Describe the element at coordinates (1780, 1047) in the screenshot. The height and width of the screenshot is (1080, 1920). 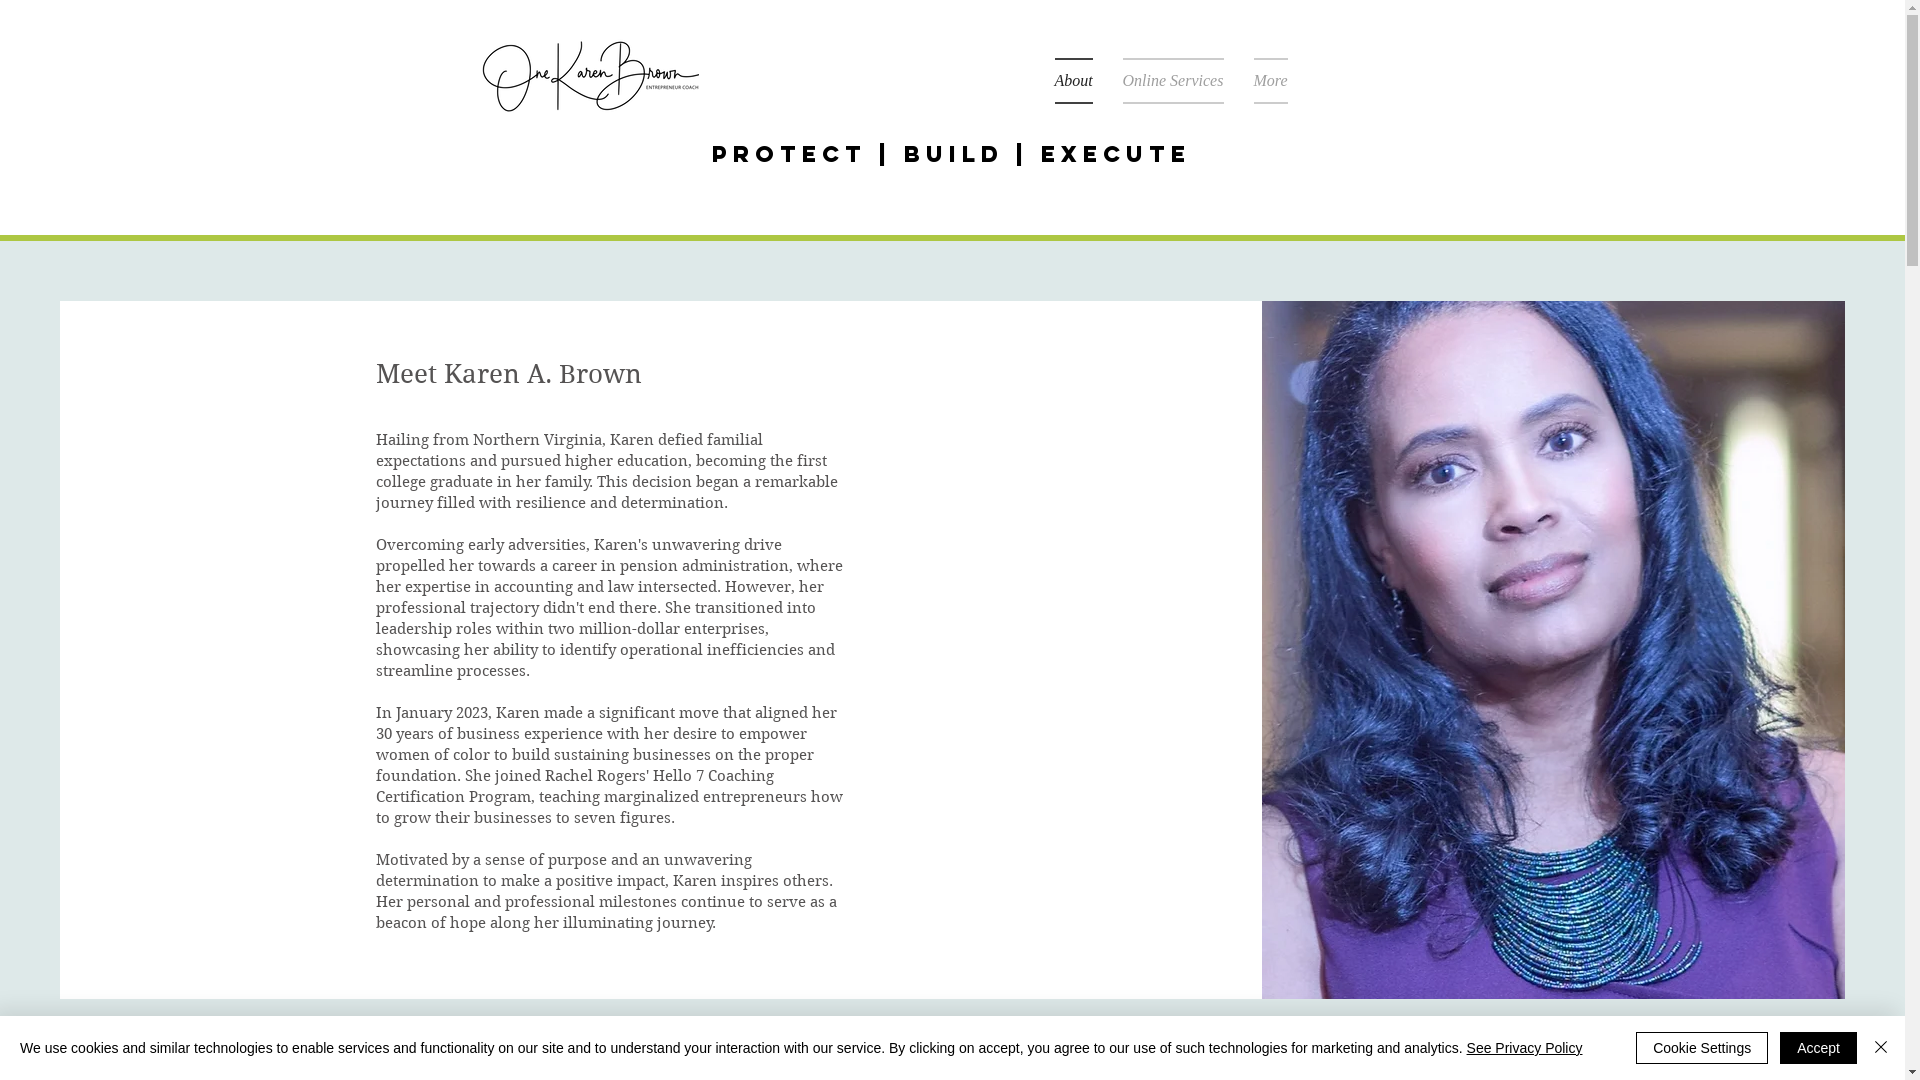
I see `'Accept'` at that location.